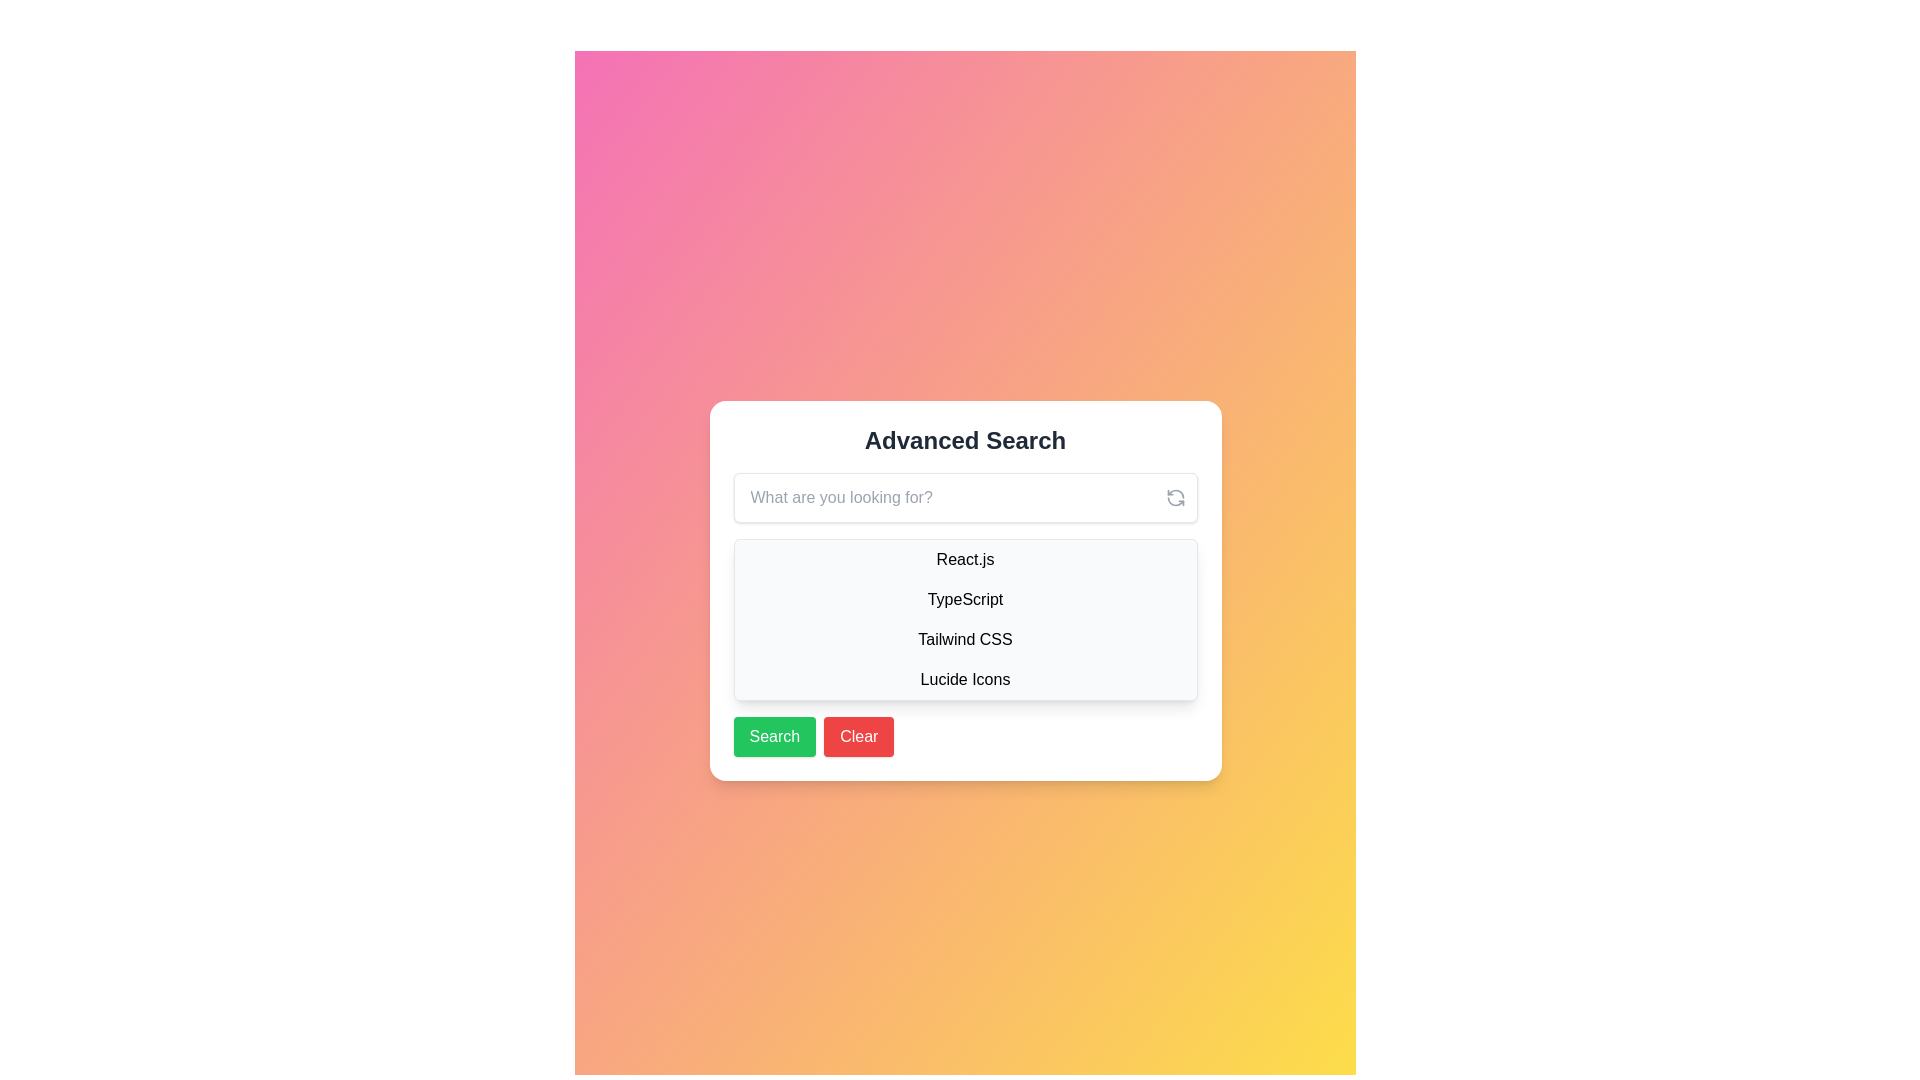 The width and height of the screenshot is (1920, 1080). I want to click on the 'Tailwind CSS' text label, so click(965, 640).